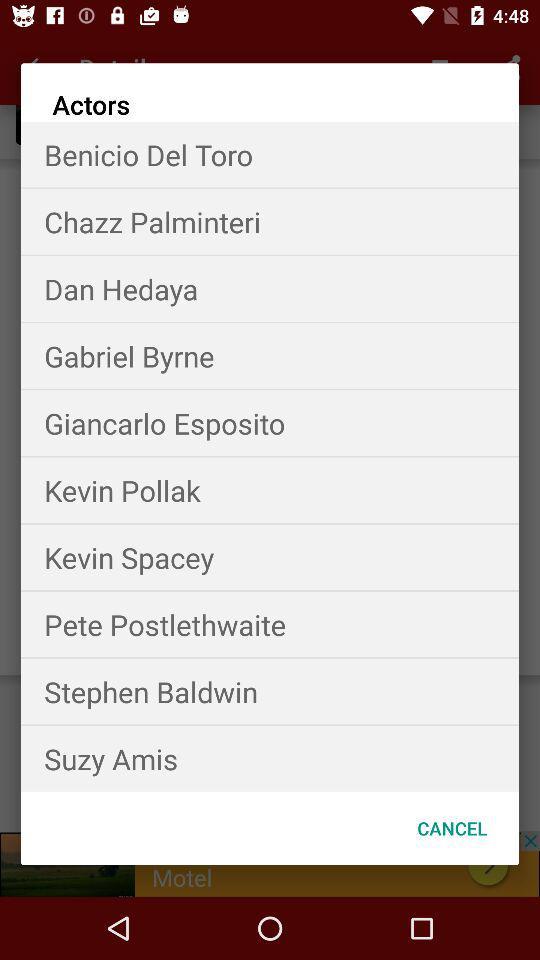  What do you see at coordinates (270, 221) in the screenshot?
I see `chazz palminteri icon` at bounding box center [270, 221].